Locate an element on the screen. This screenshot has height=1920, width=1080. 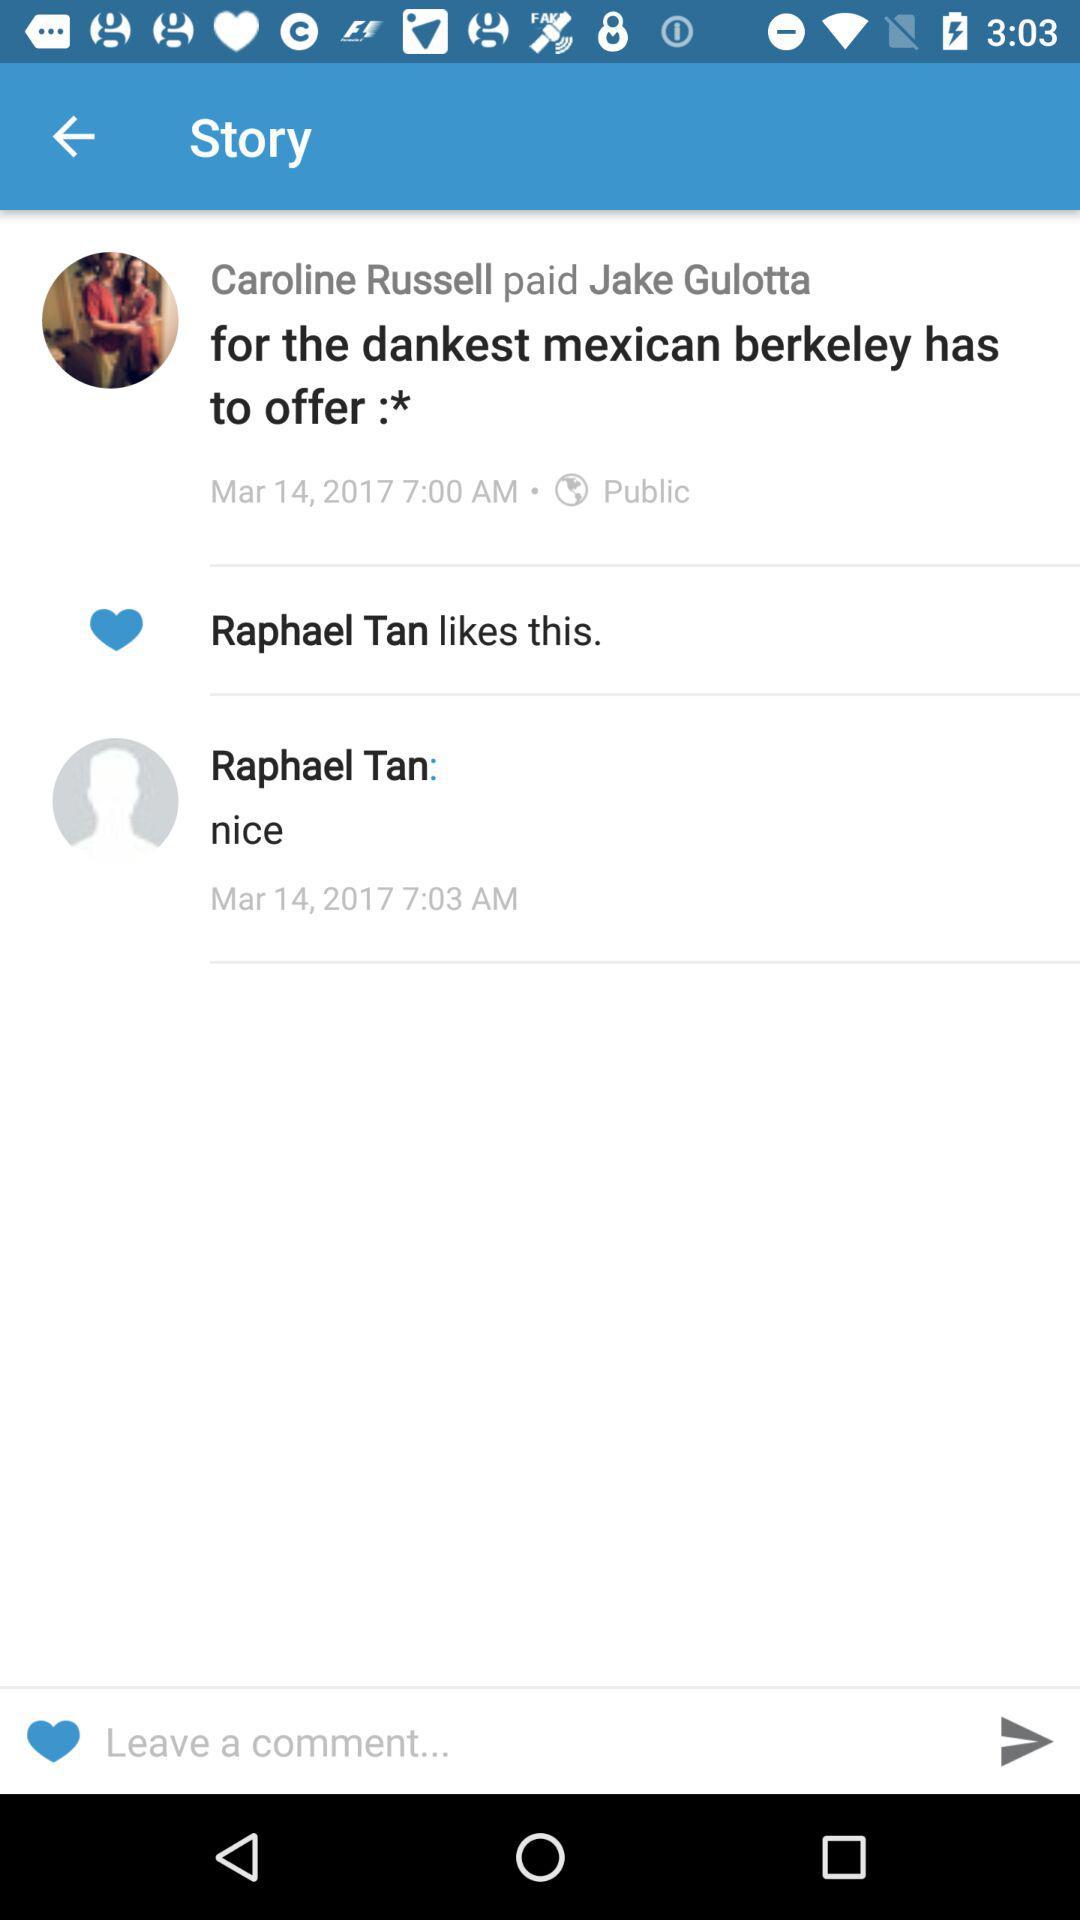
the icon to the left of raphael tan:  icon is located at coordinates (115, 801).